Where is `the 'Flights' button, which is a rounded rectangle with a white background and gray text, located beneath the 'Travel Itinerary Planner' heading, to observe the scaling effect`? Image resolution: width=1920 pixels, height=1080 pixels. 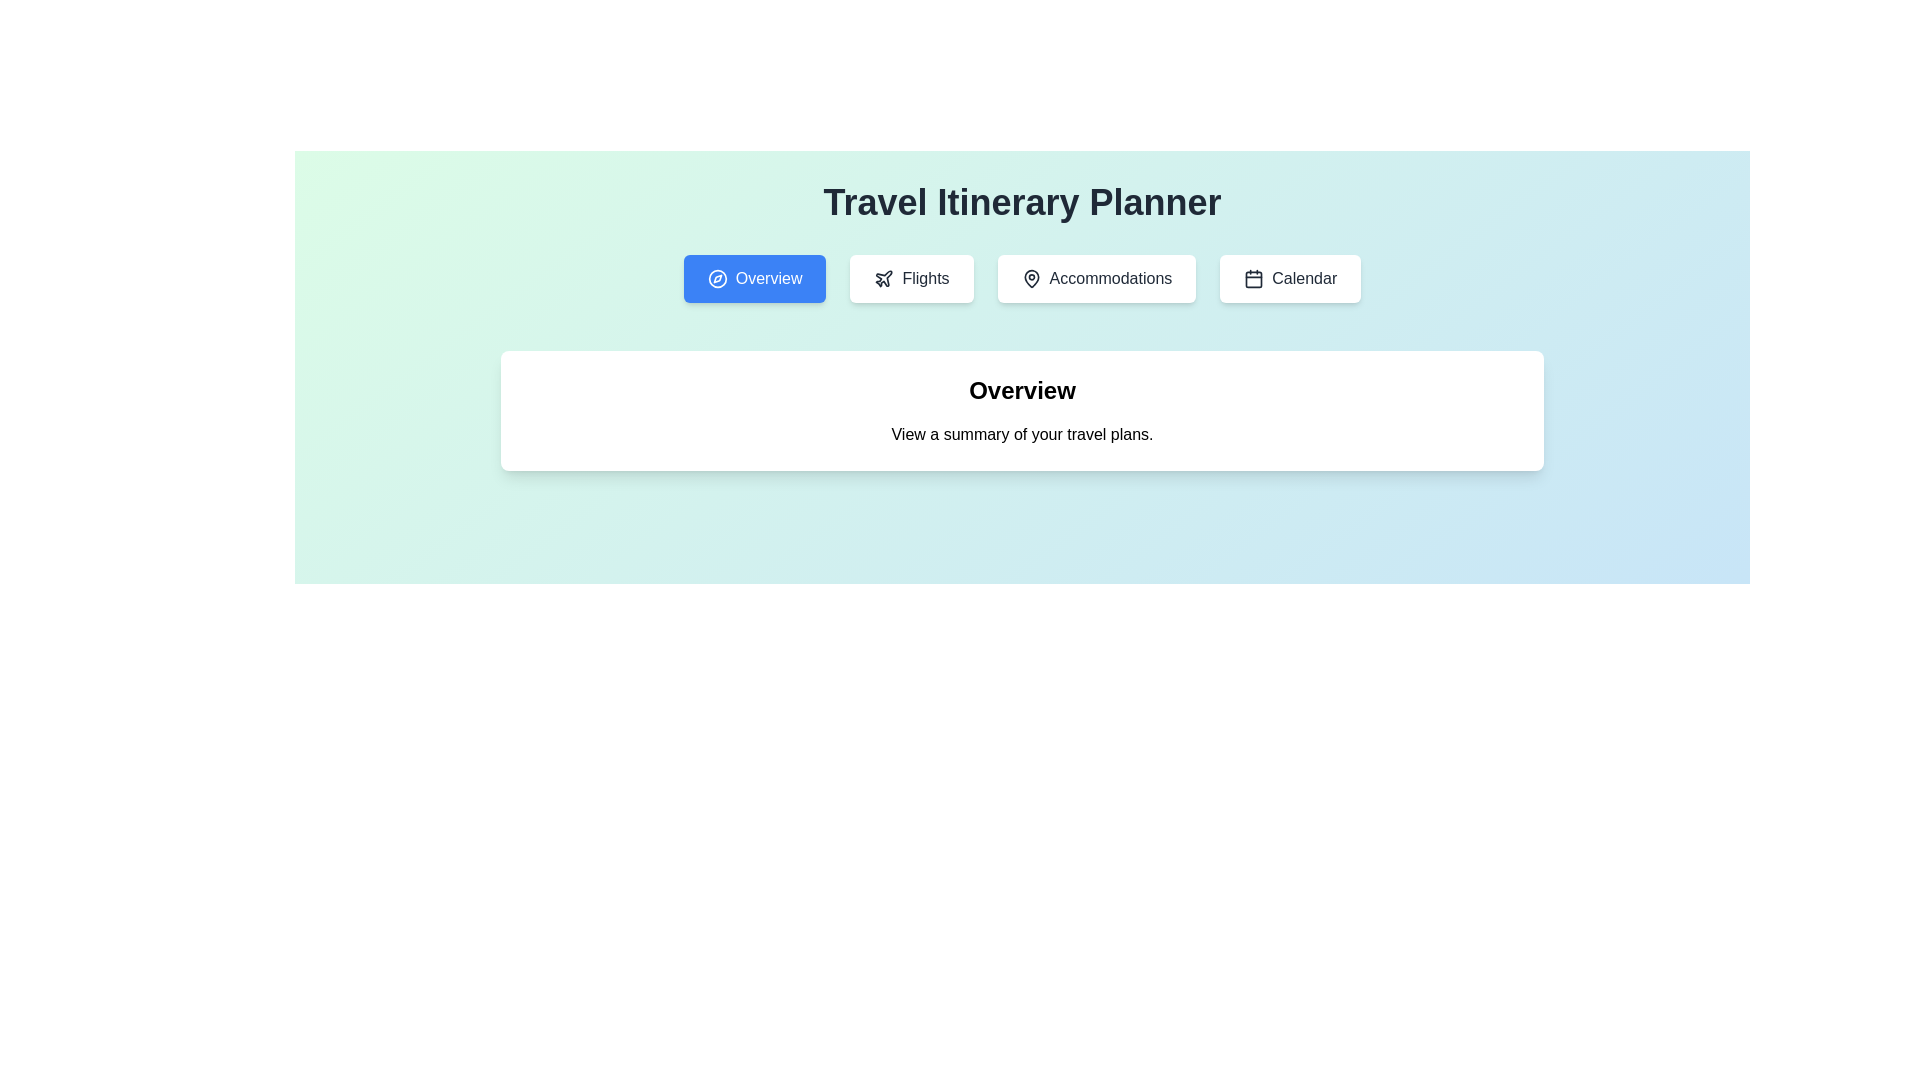
the 'Flights' button, which is a rounded rectangle with a white background and gray text, located beneath the 'Travel Itinerary Planner' heading, to observe the scaling effect is located at coordinates (911, 278).